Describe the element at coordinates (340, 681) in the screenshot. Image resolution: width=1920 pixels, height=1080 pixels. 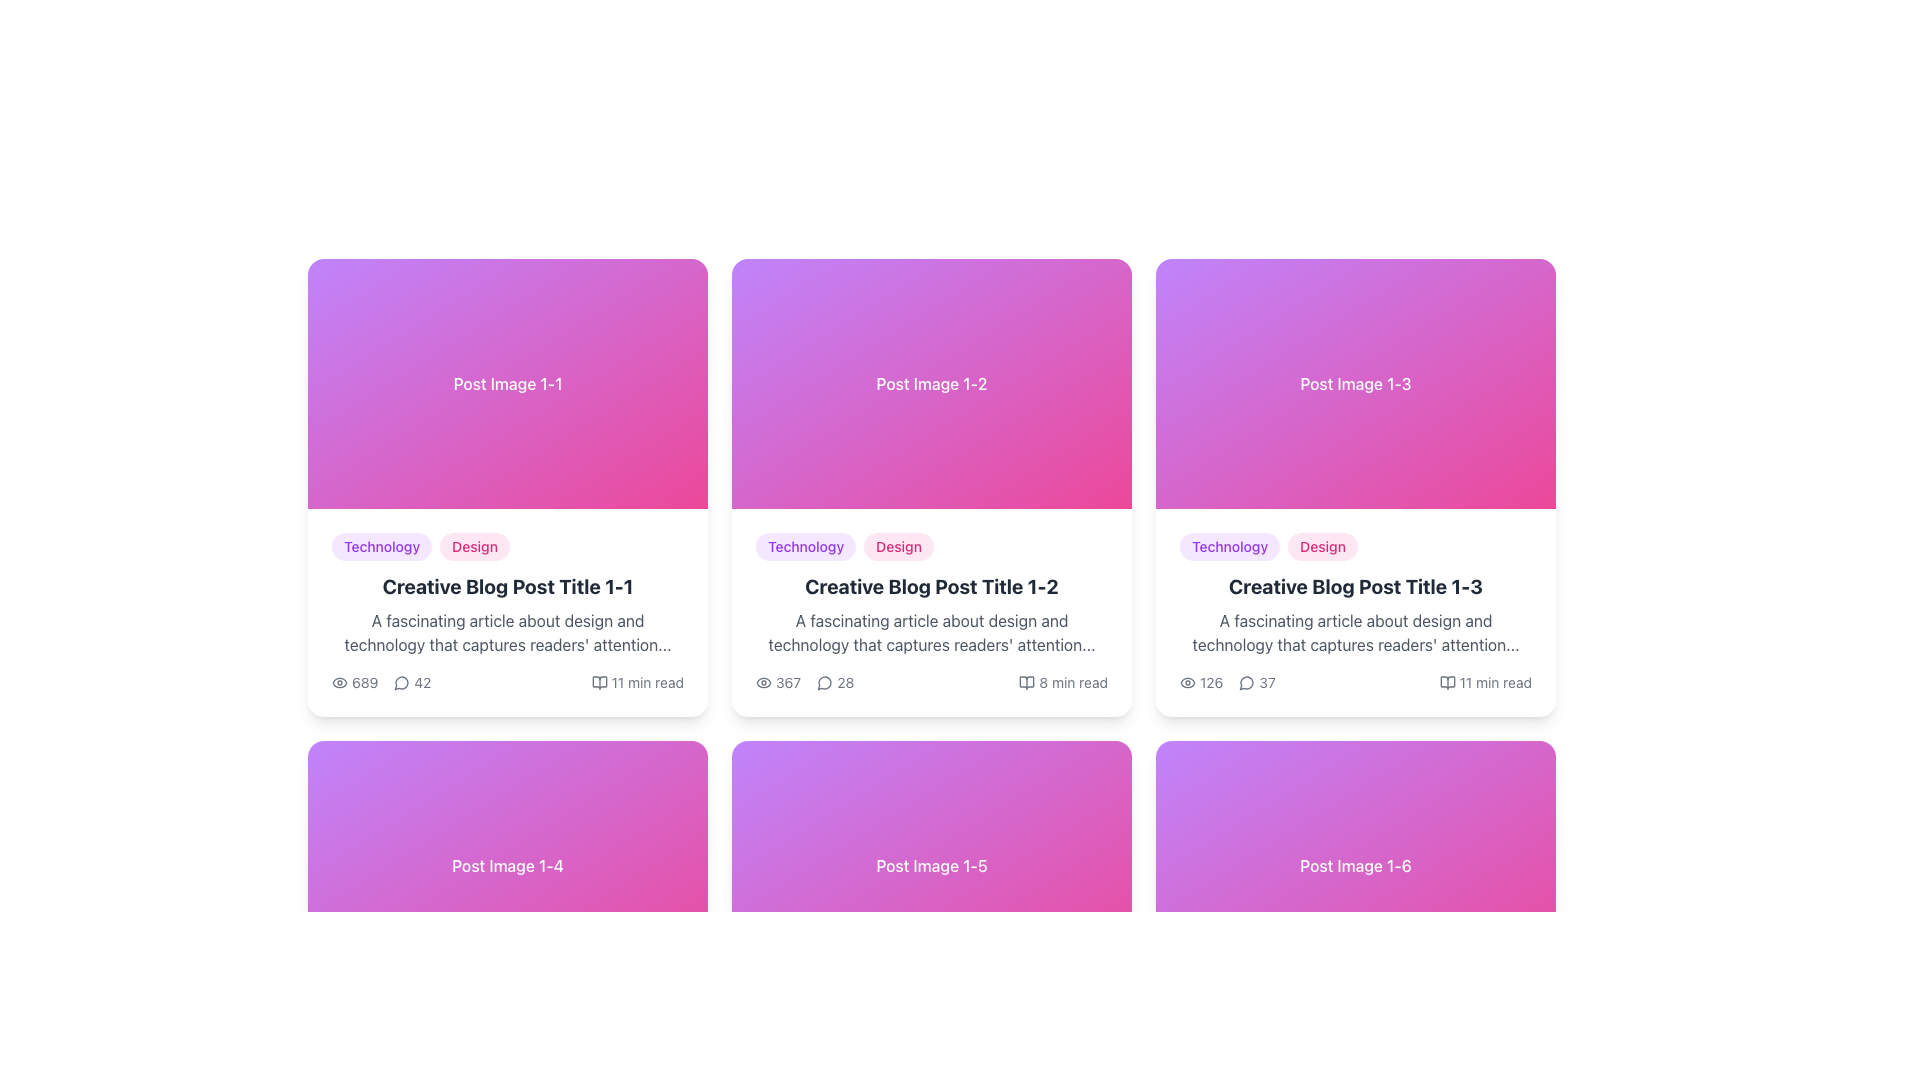
I see `the icon representing the number of views, which is located to the left of the numeric label '689' in the footer section of the first card on the top row of the grid layout` at that location.